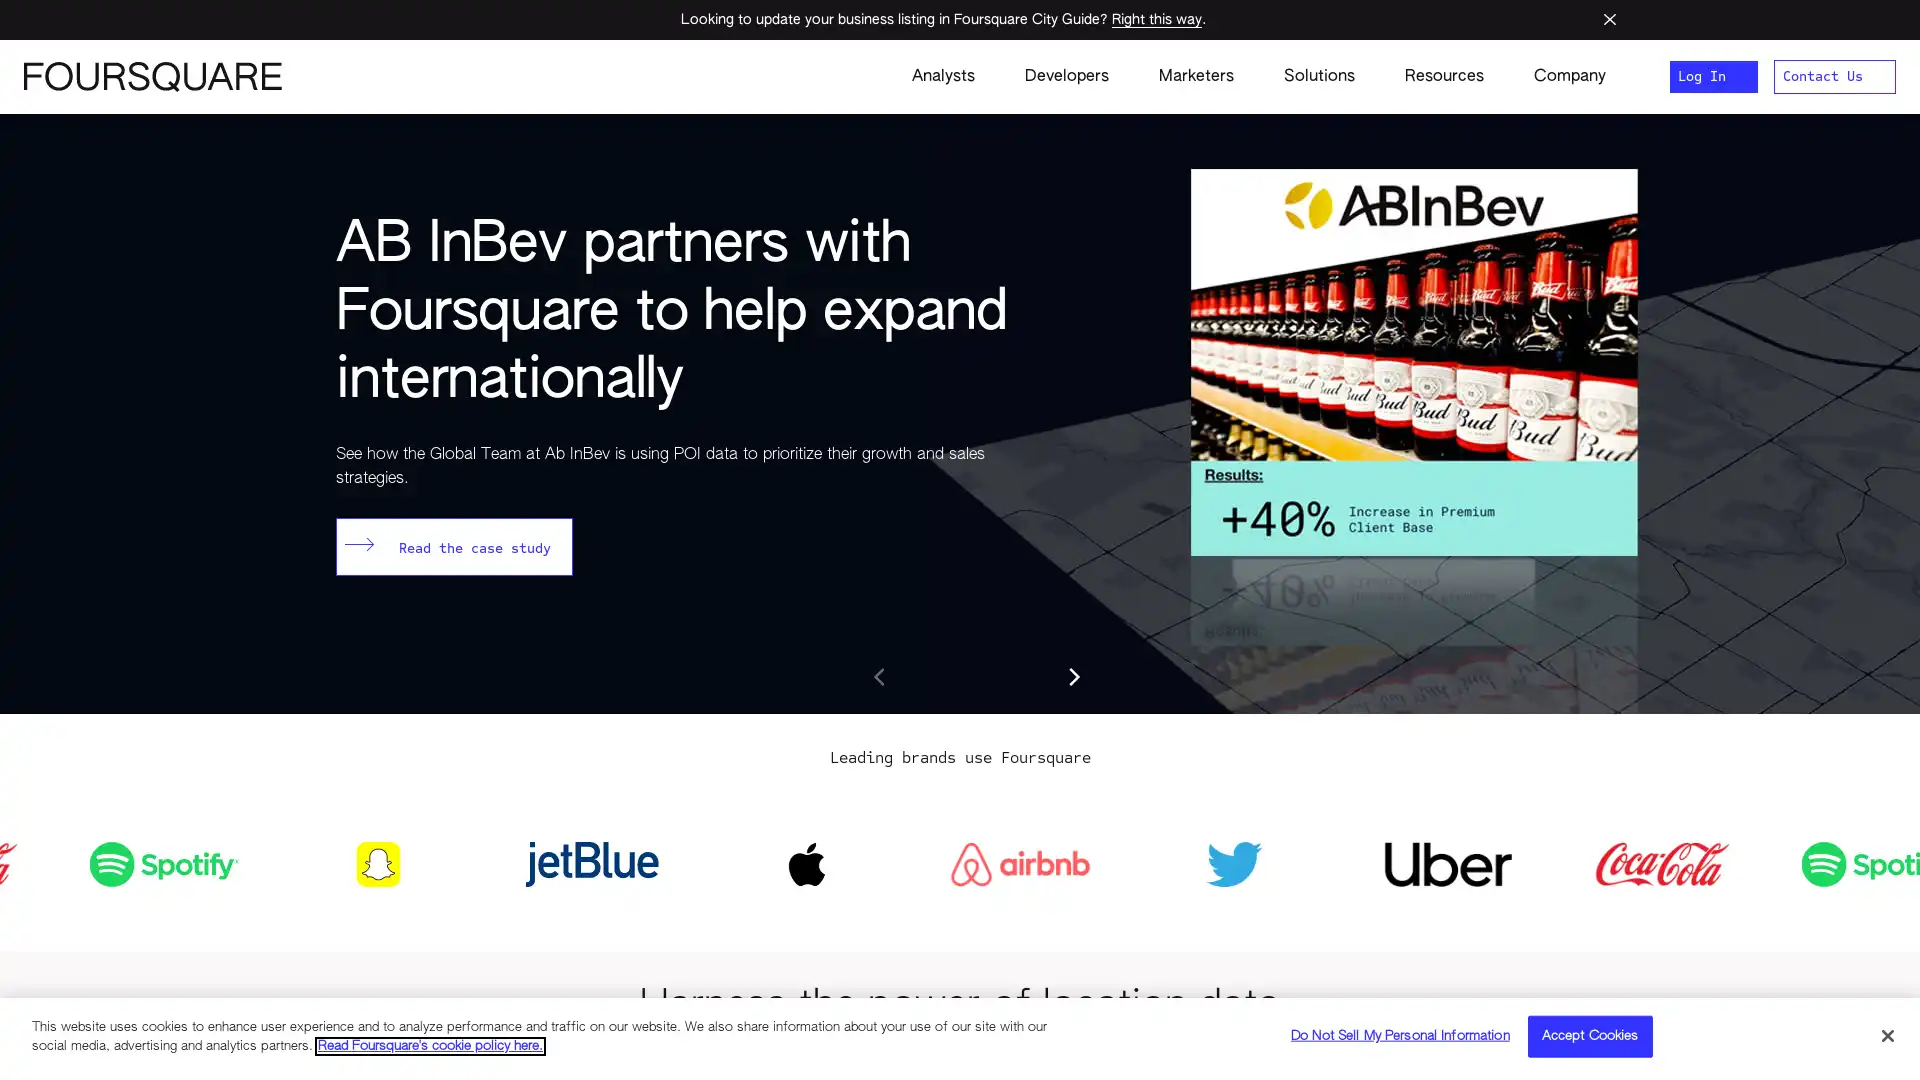 This screenshot has height=1080, width=1920. I want to click on Previous, so click(880, 676).